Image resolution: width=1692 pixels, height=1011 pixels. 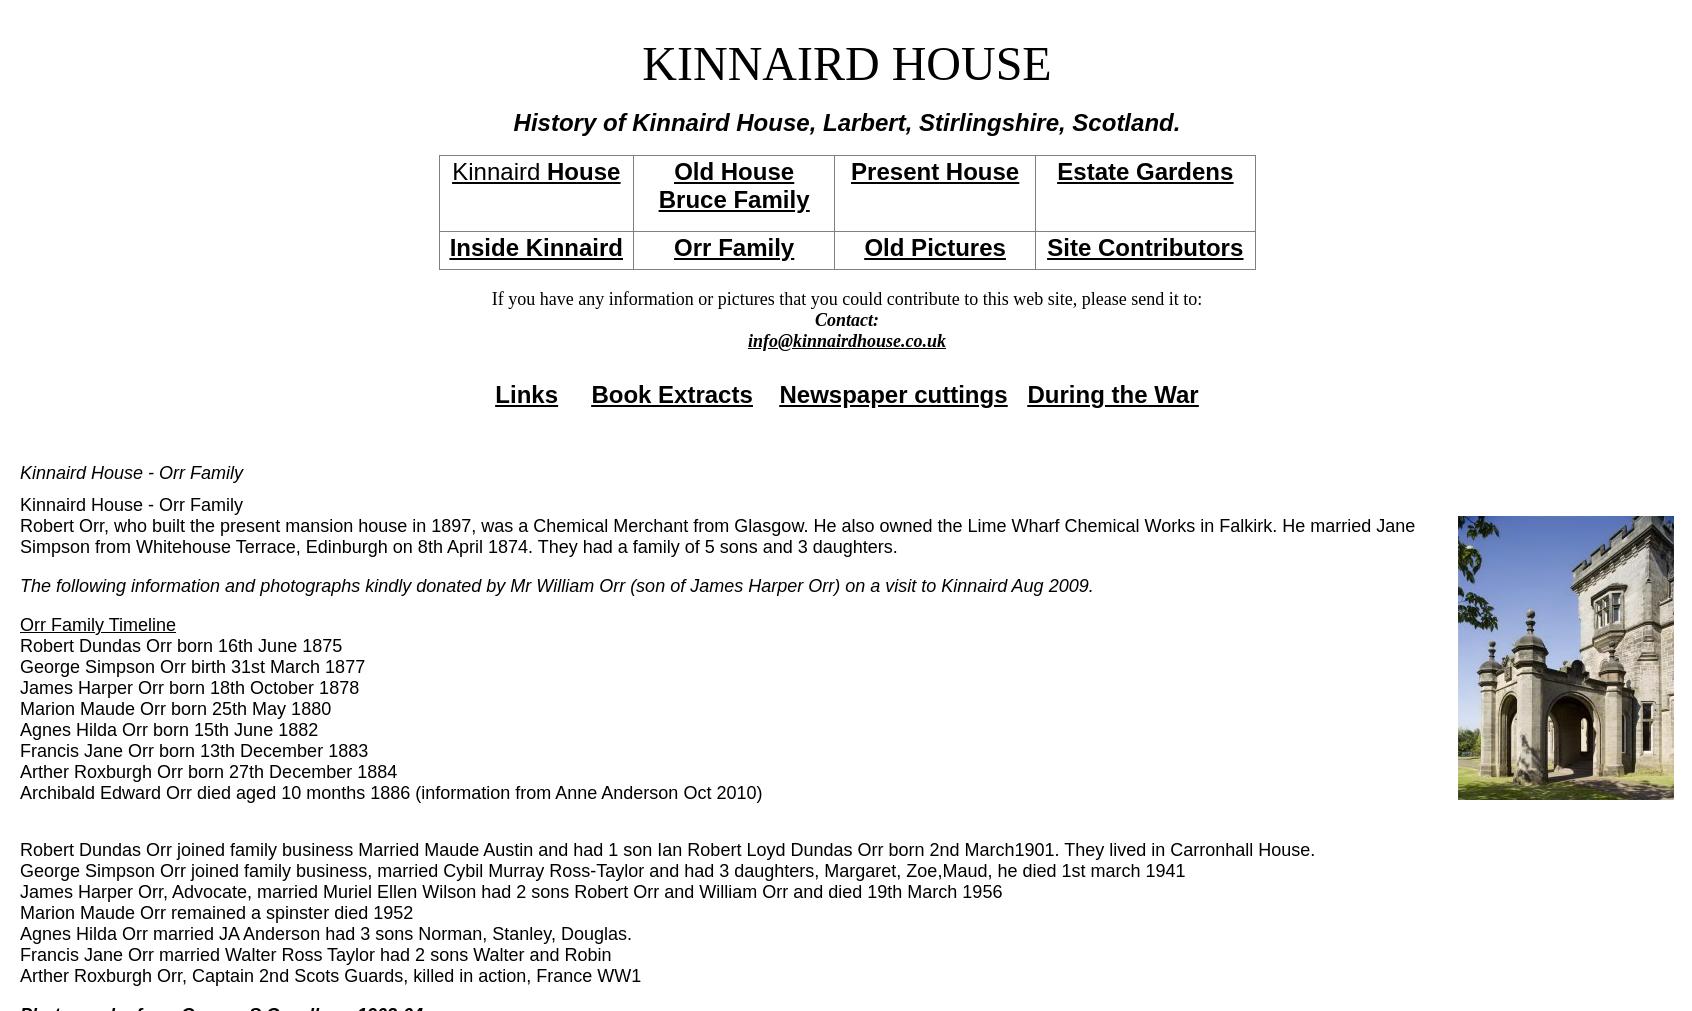 What do you see at coordinates (510, 892) in the screenshot?
I see `'James Harper Orr, Advocate, married Muriel Ellen Wilson had 2 sons Robert Orr and William Orr and died 19th March 1956'` at bounding box center [510, 892].